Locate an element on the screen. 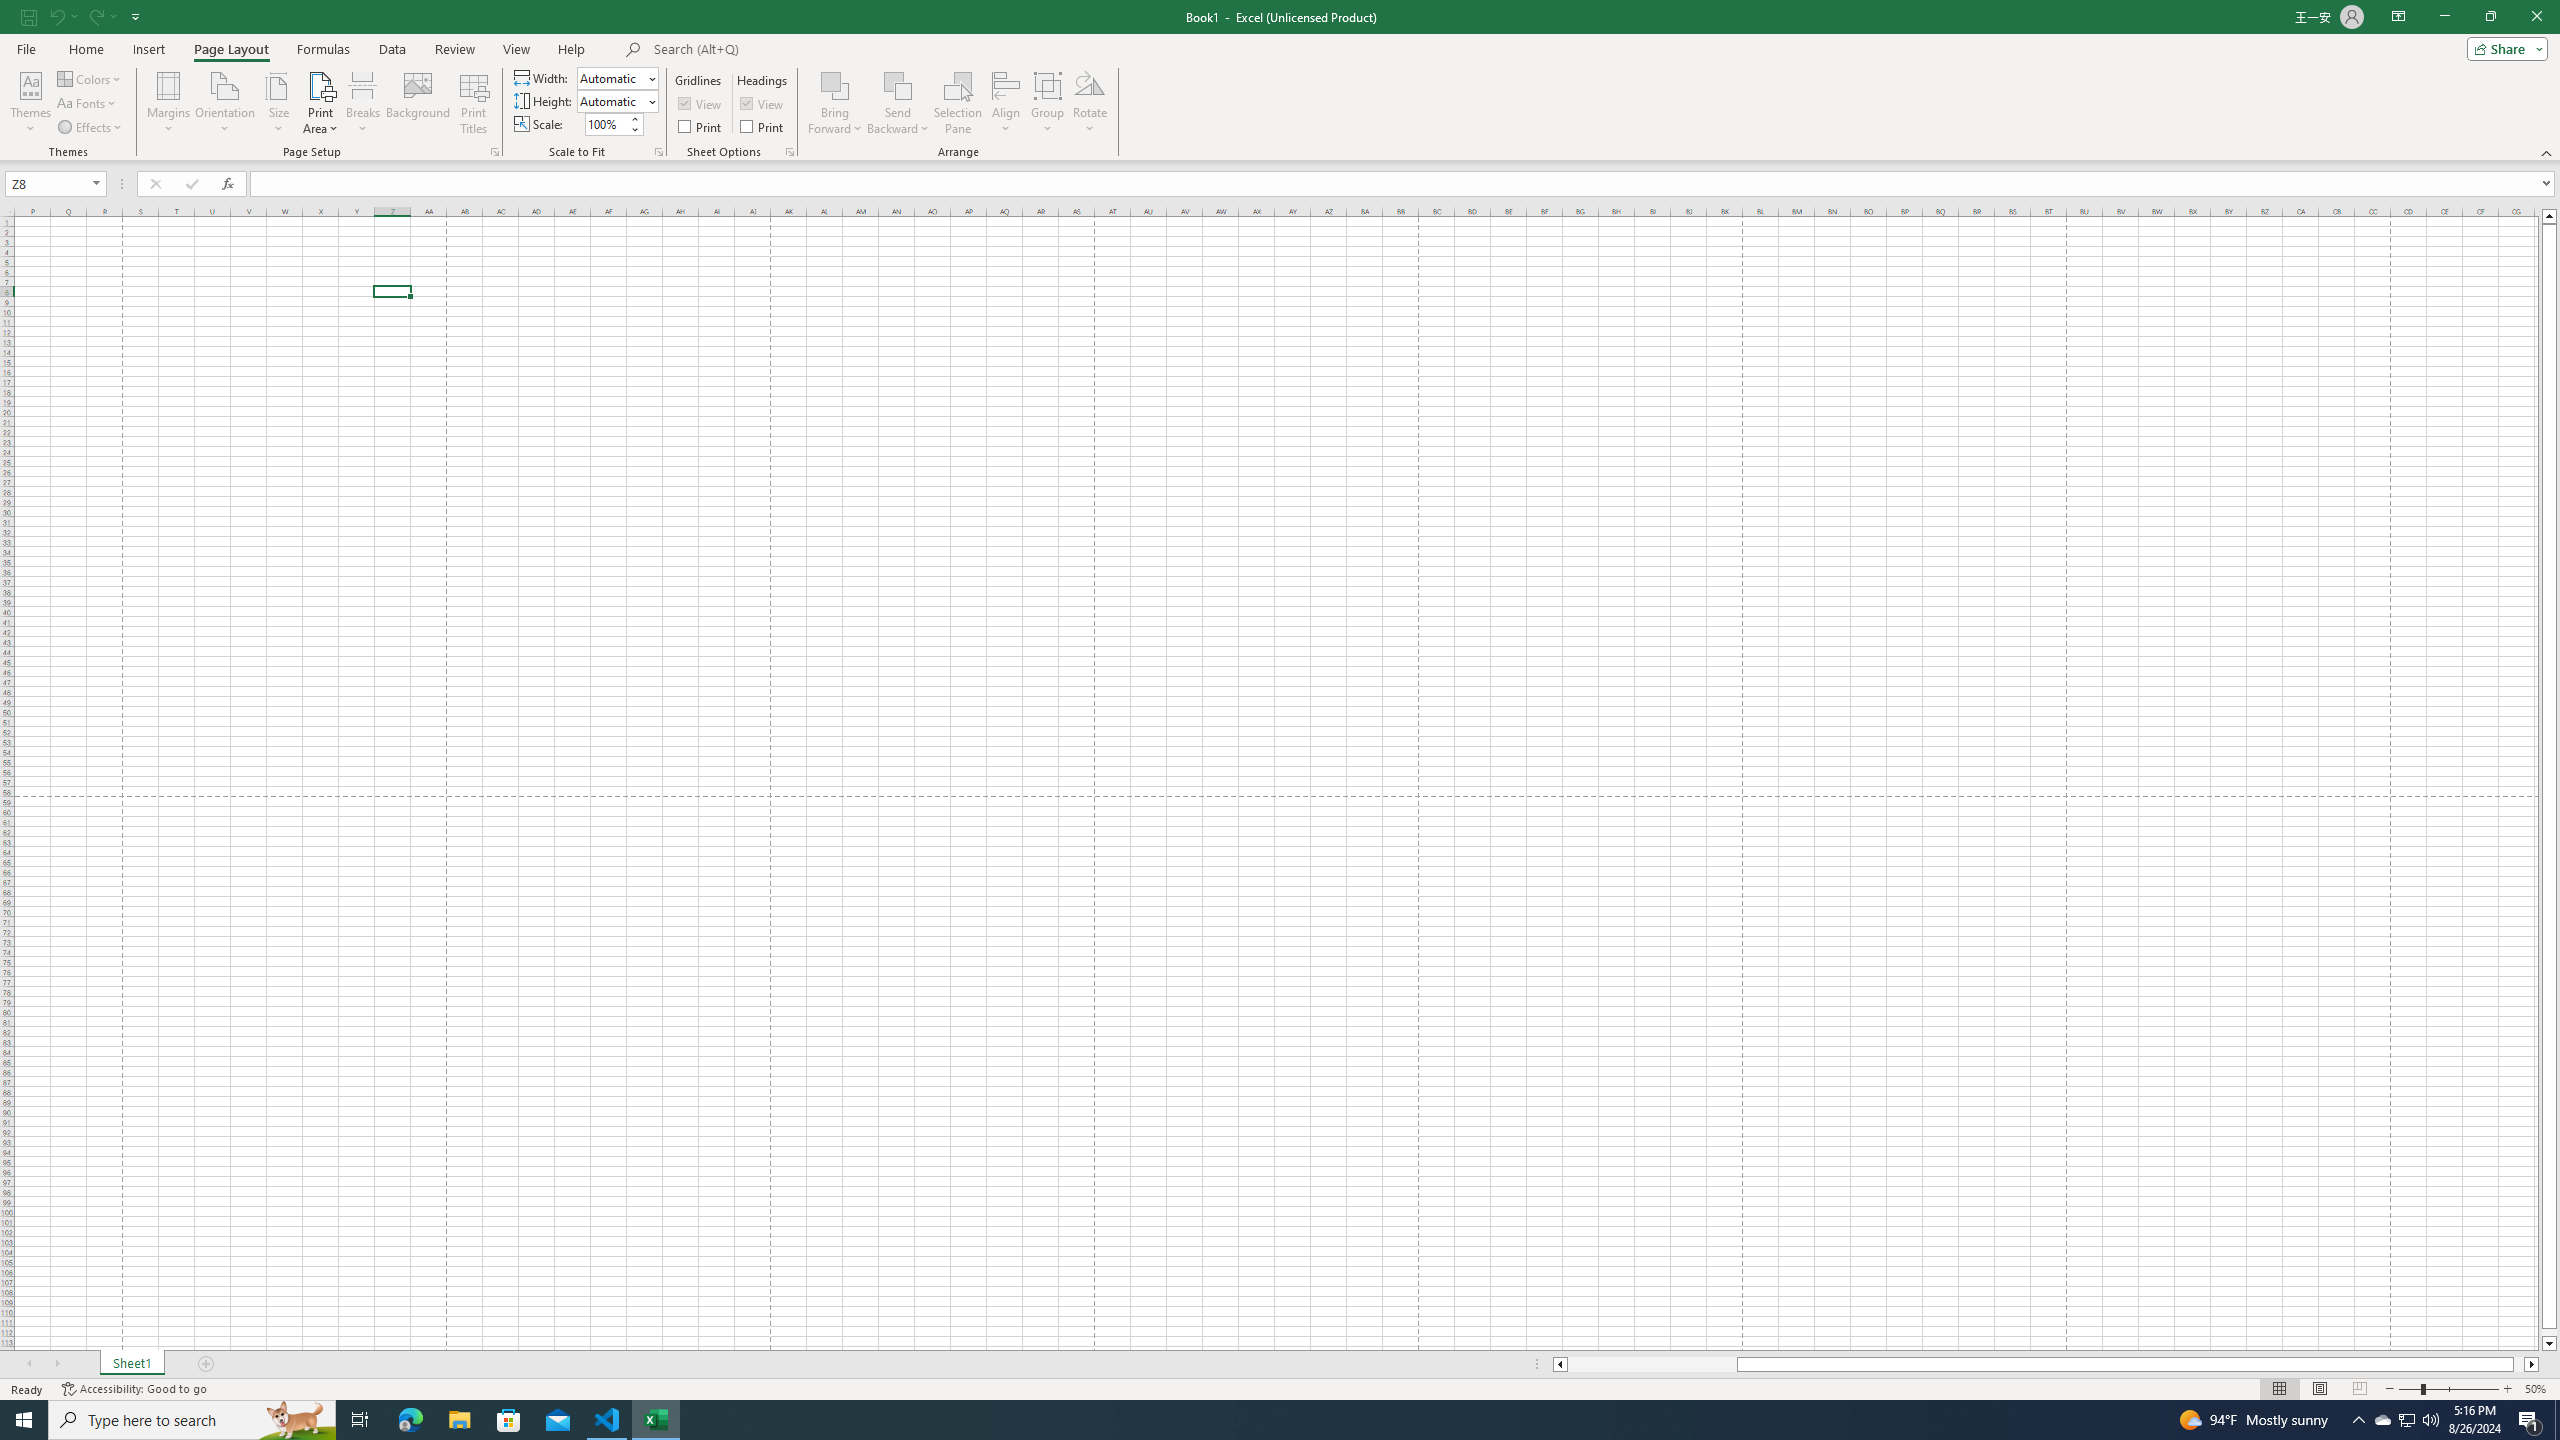 The image size is (2560, 1440). 'Height' is located at coordinates (611, 100).